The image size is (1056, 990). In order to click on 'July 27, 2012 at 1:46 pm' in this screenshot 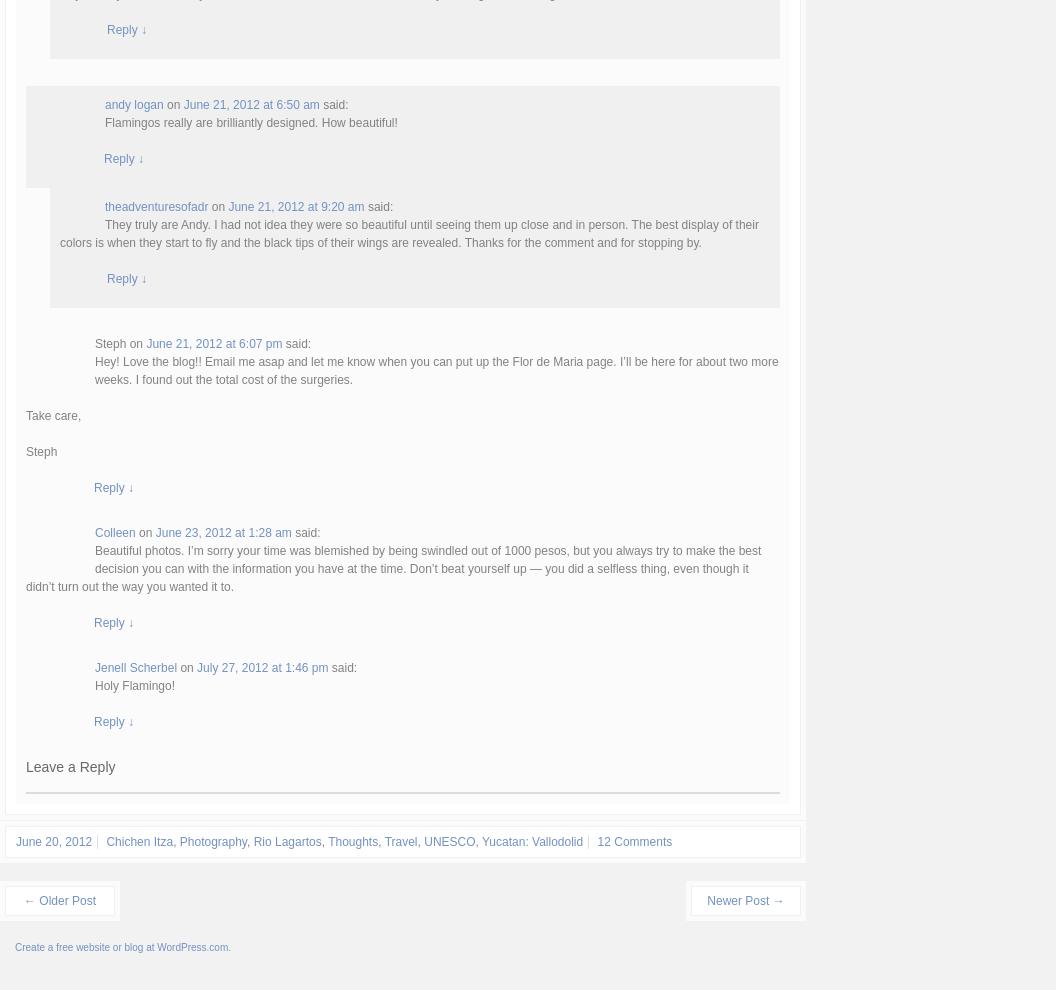, I will do `click(261, 666)`.